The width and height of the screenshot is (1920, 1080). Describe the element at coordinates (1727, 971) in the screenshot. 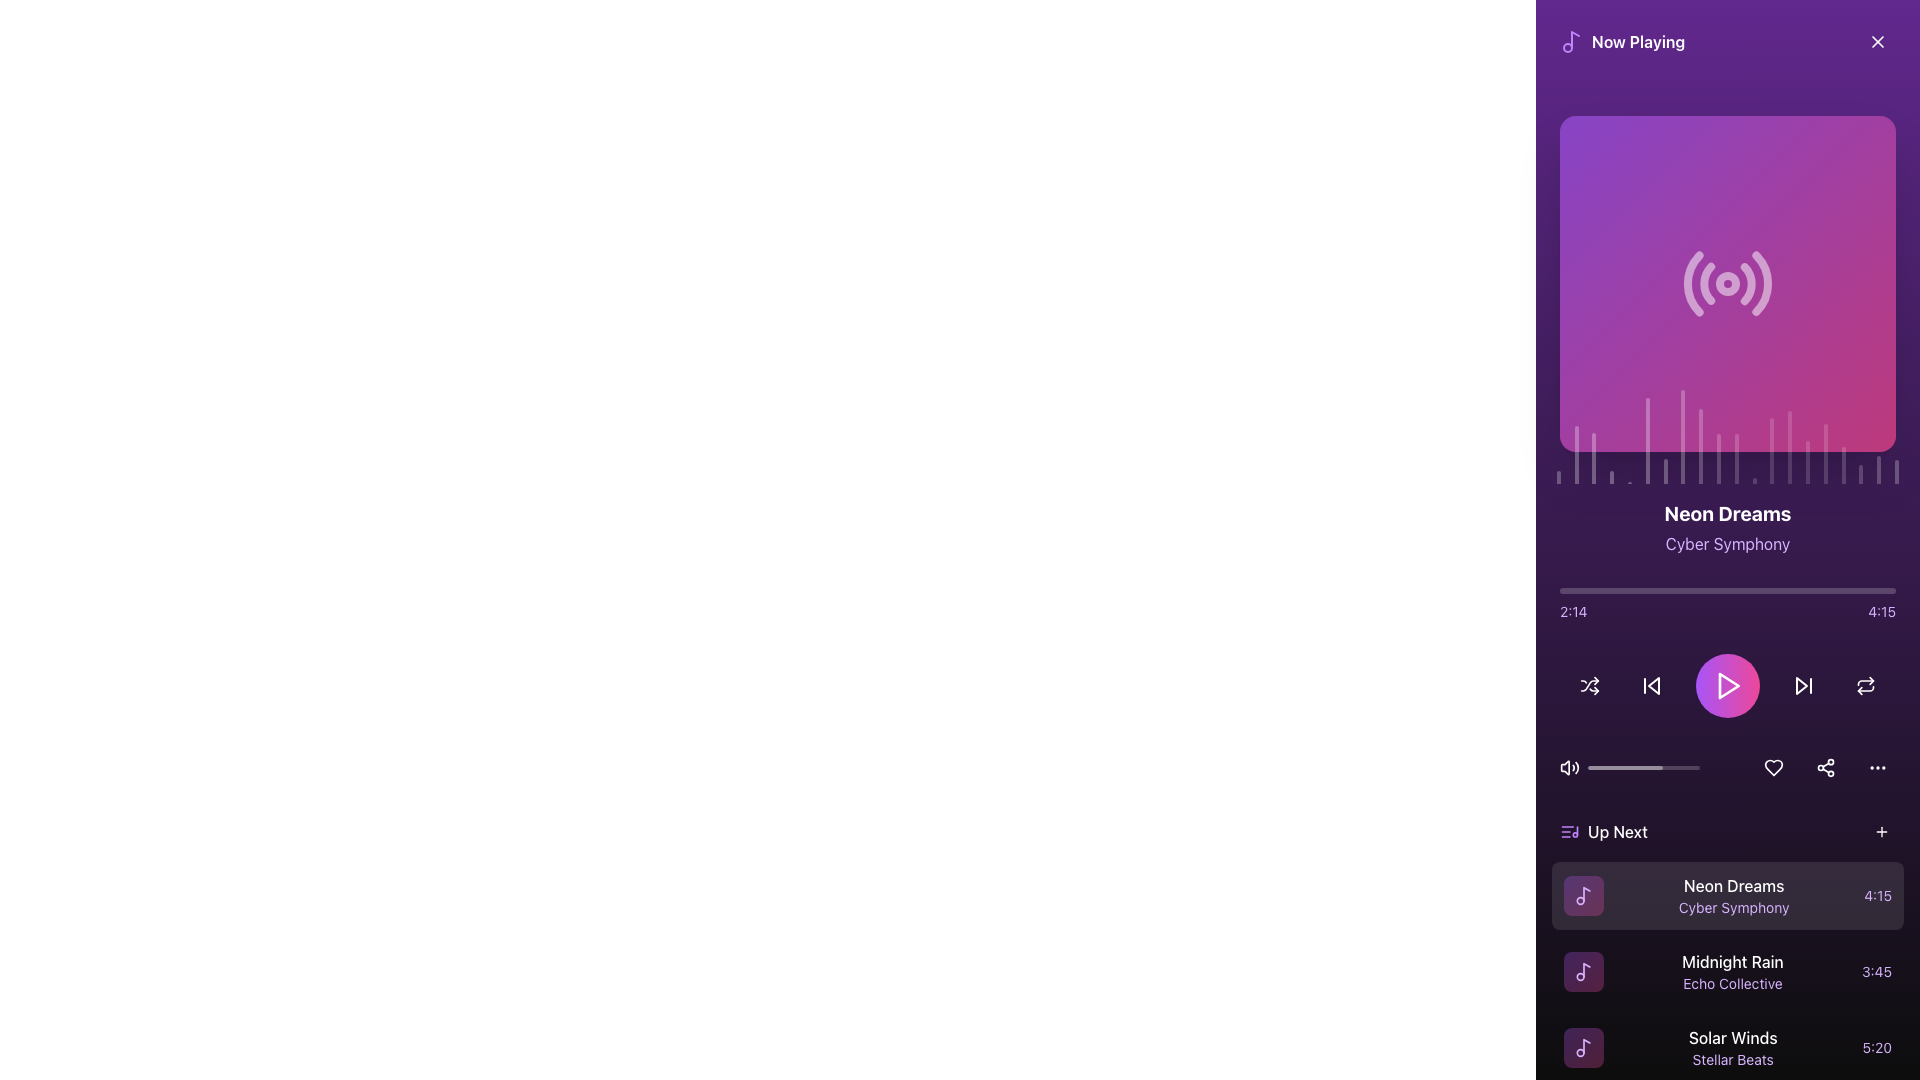

I see `the second list item in the 'Up Next' section of the media player UI, which displays the track 'Midnight Rain' by 'Echo Collective'` at that location.